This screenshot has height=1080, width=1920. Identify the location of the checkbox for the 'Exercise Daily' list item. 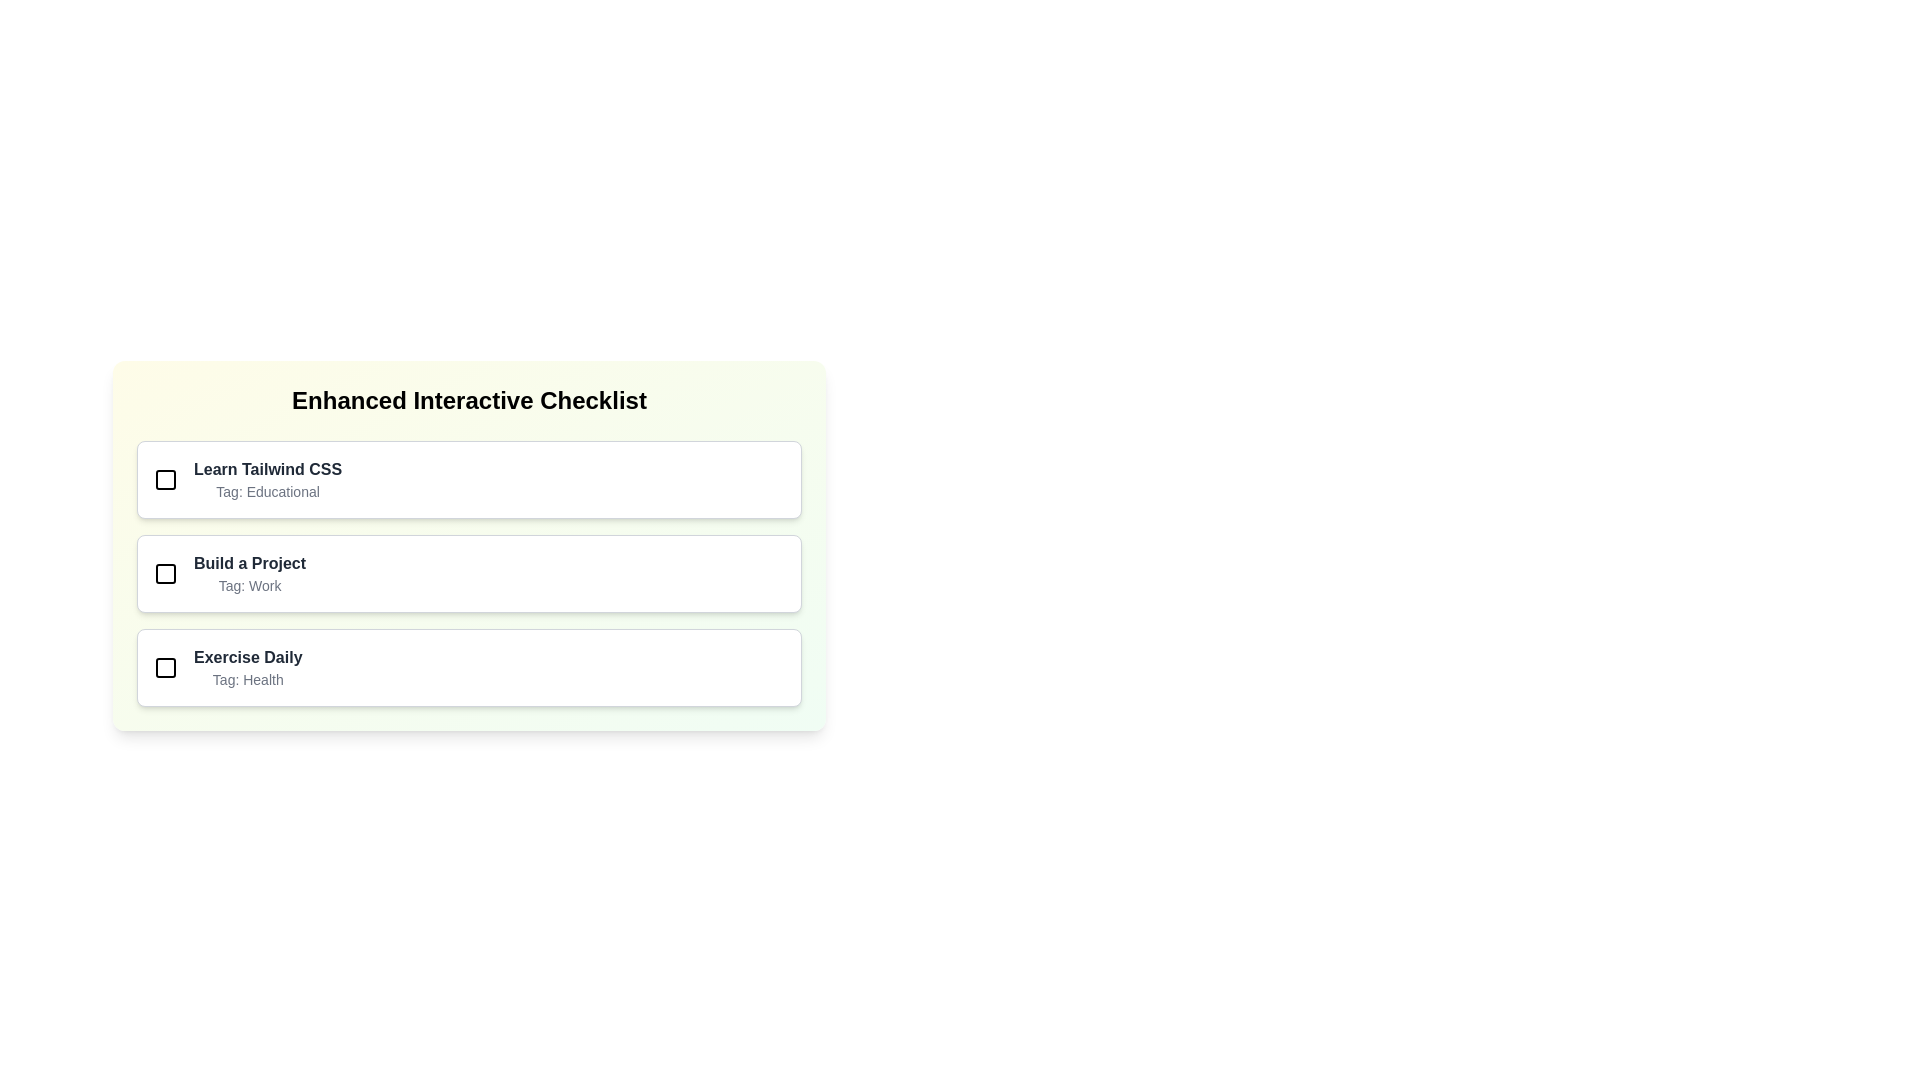
(166, 667).